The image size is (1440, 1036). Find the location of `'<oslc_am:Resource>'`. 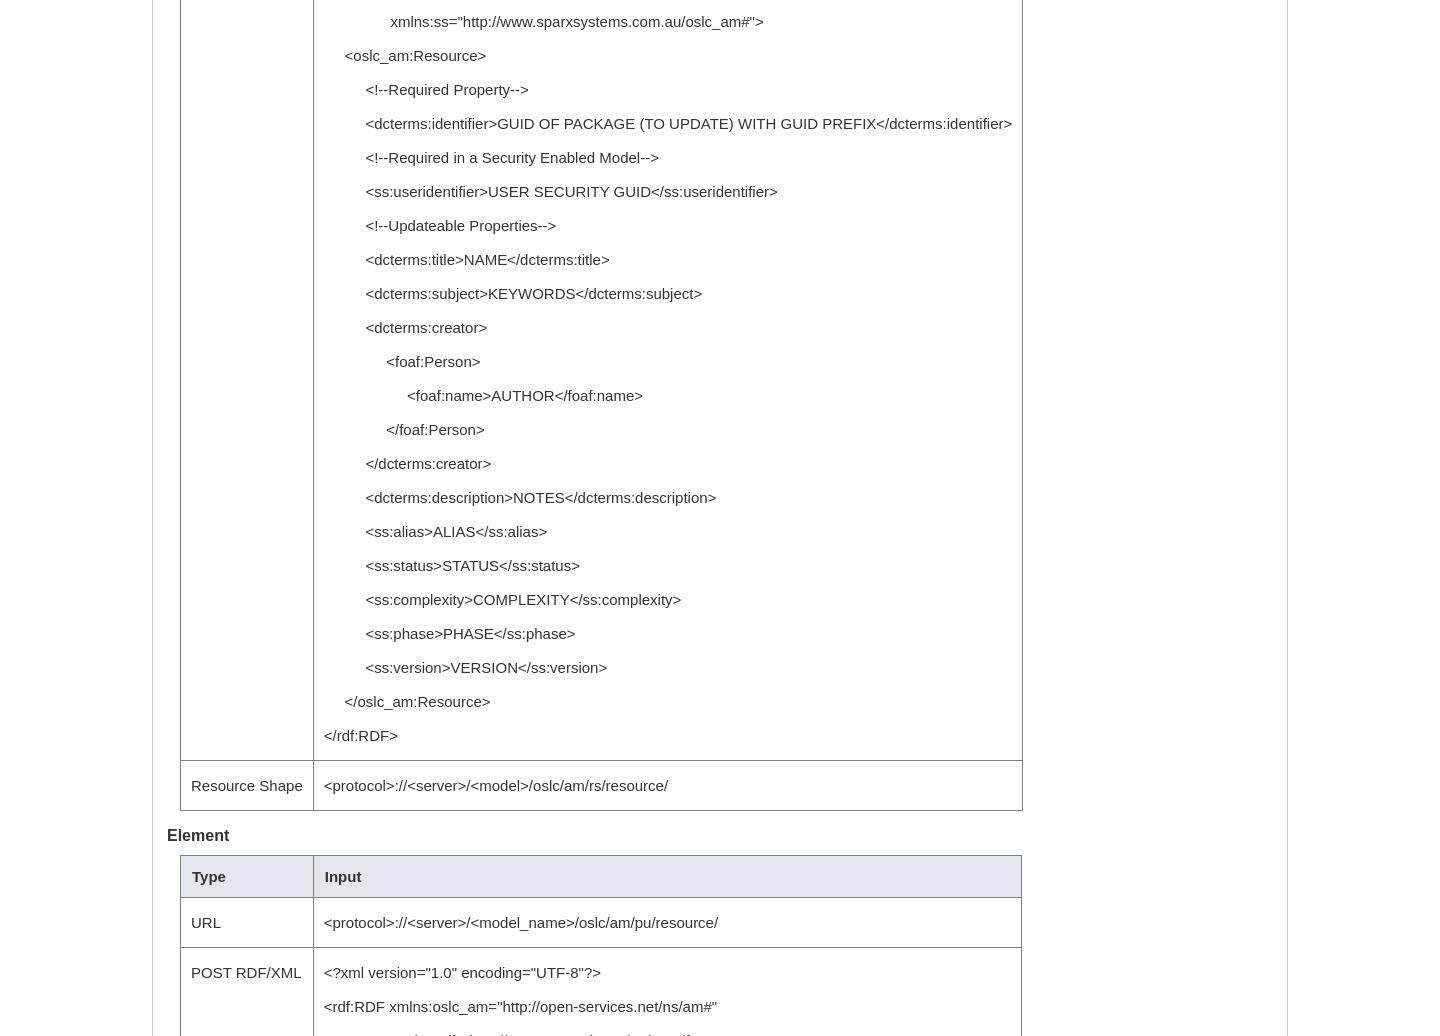

'<oslc_am:Resource>' is located at coordinates (403, 55).